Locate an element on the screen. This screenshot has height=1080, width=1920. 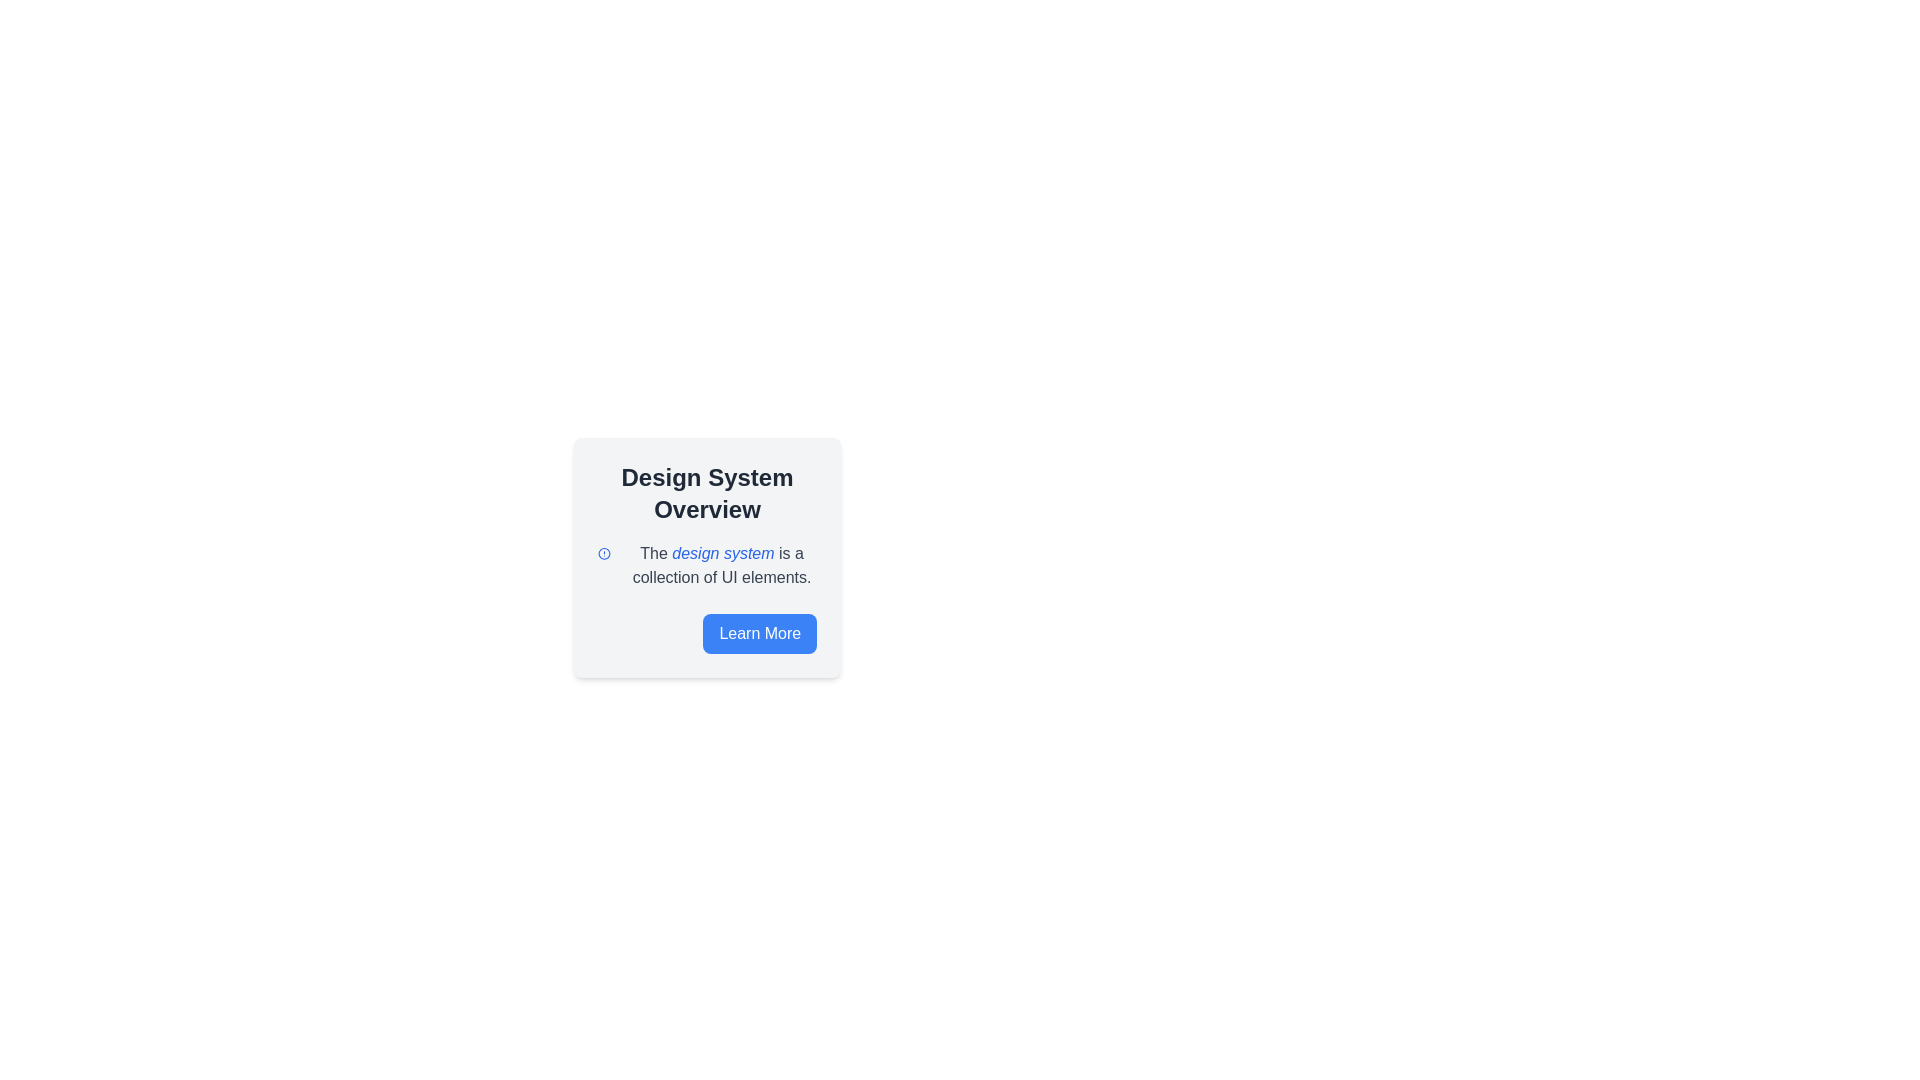
the circular SVG graphic icon with a blue outline, which contains a warning or alert element and is located to the left of the text 'The design system is a collection of UI elements.' is located at coordinates (603, 554).